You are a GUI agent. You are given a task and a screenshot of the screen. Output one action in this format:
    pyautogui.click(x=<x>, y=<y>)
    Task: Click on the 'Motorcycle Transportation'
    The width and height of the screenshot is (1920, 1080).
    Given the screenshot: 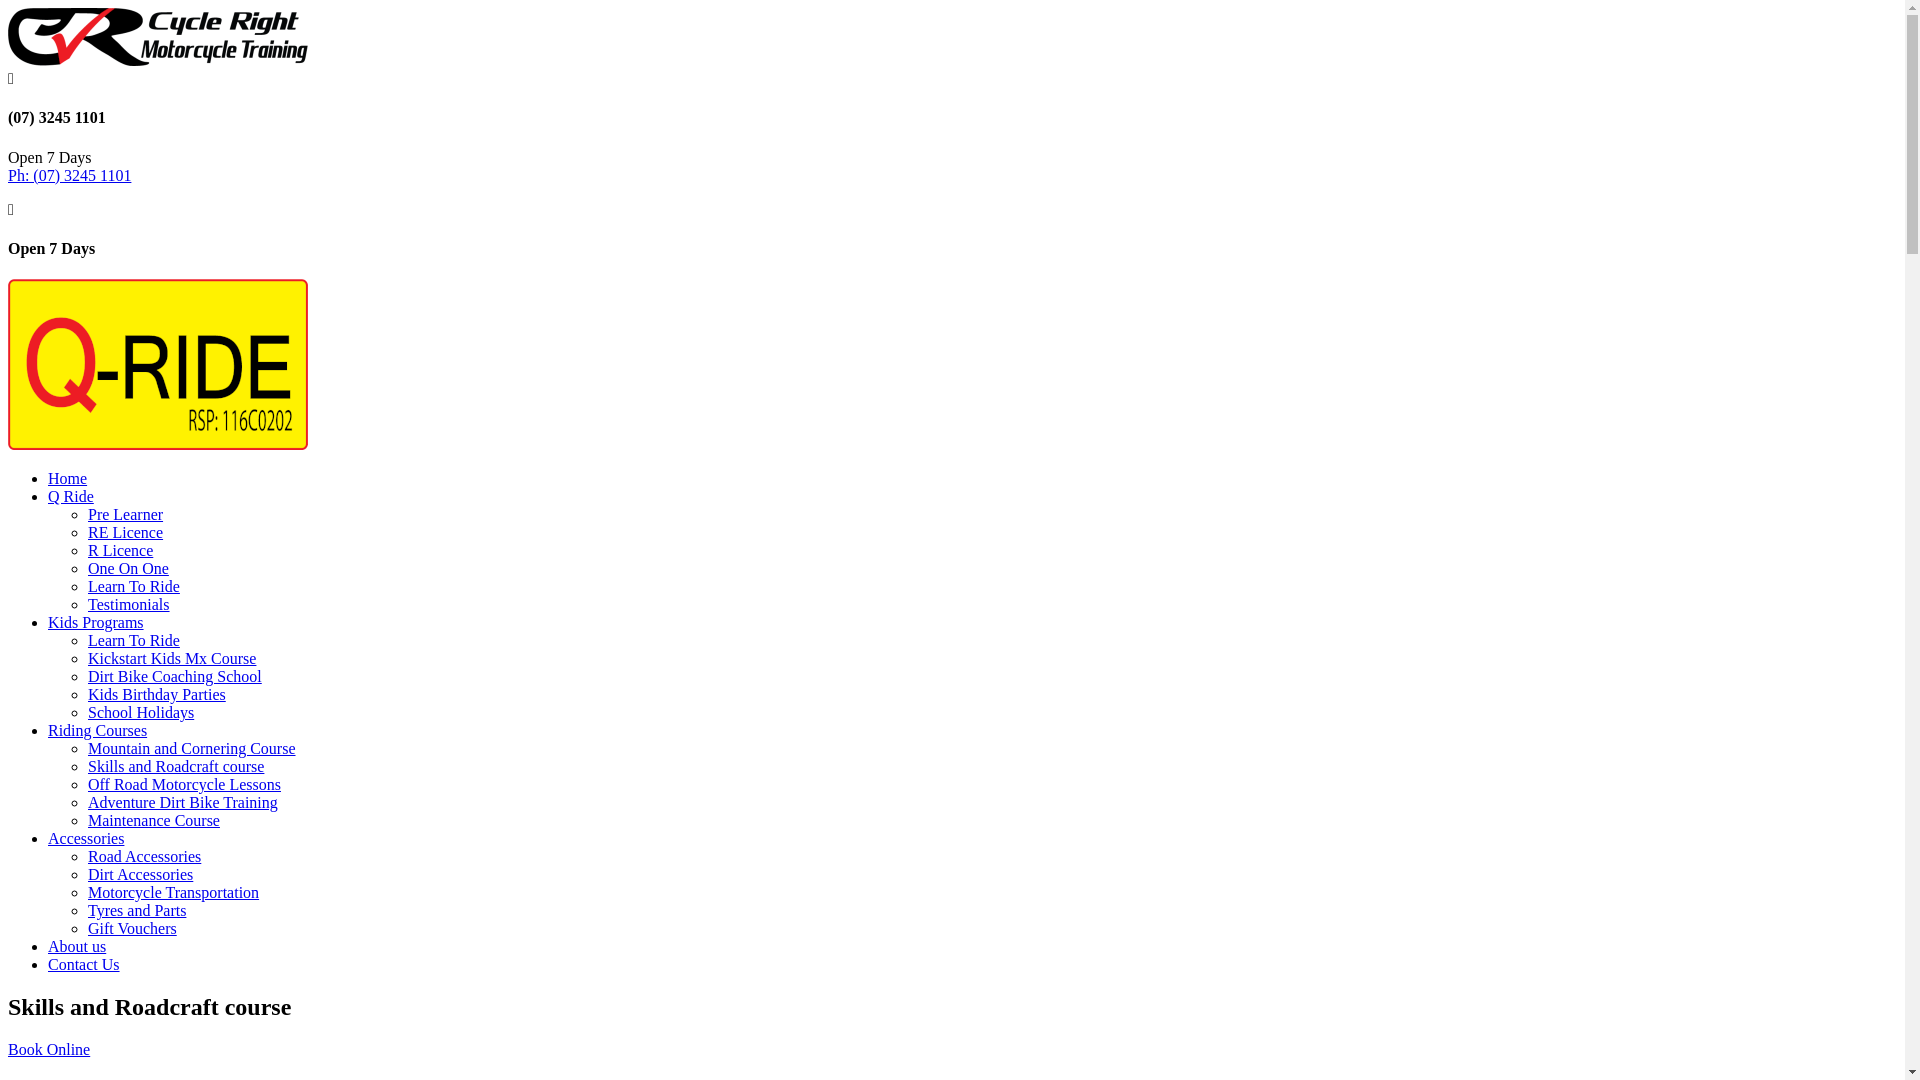 What is the action you would take?
    pyautogui.click(x=173, y=891)
    